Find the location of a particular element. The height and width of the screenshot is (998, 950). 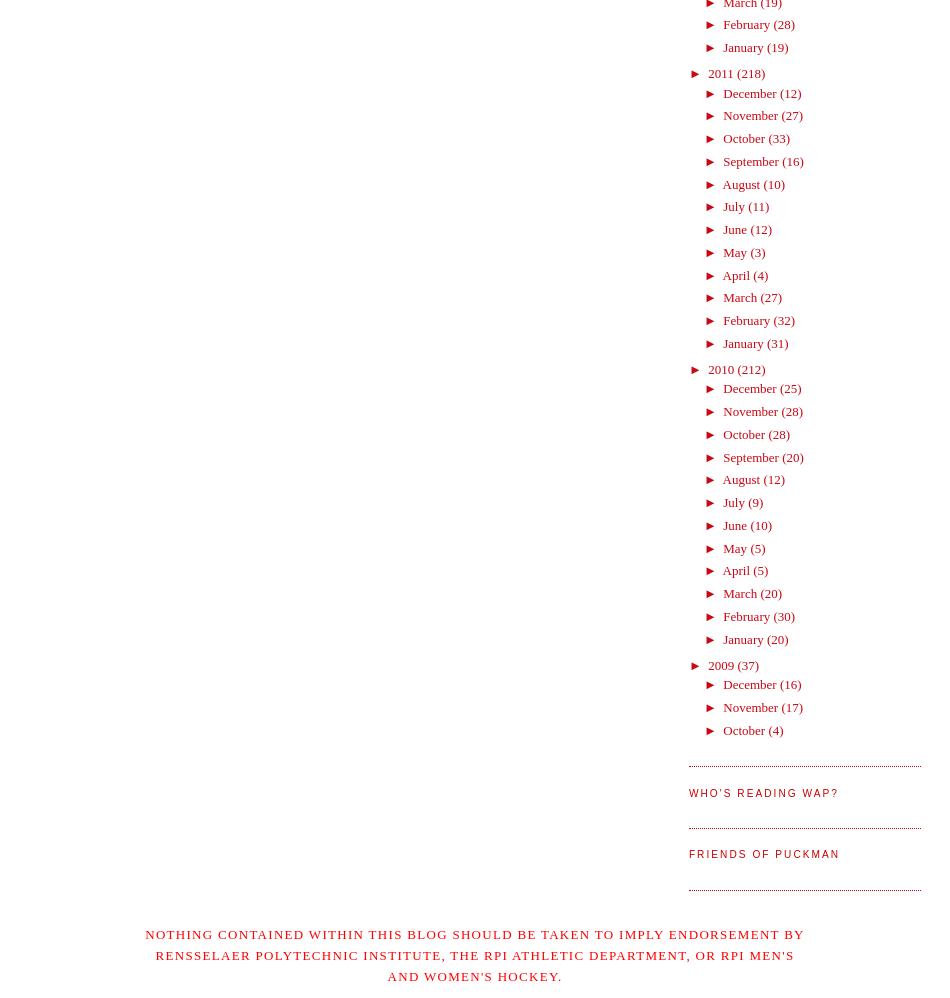

'(218)' is located at coordinates (749, 72).